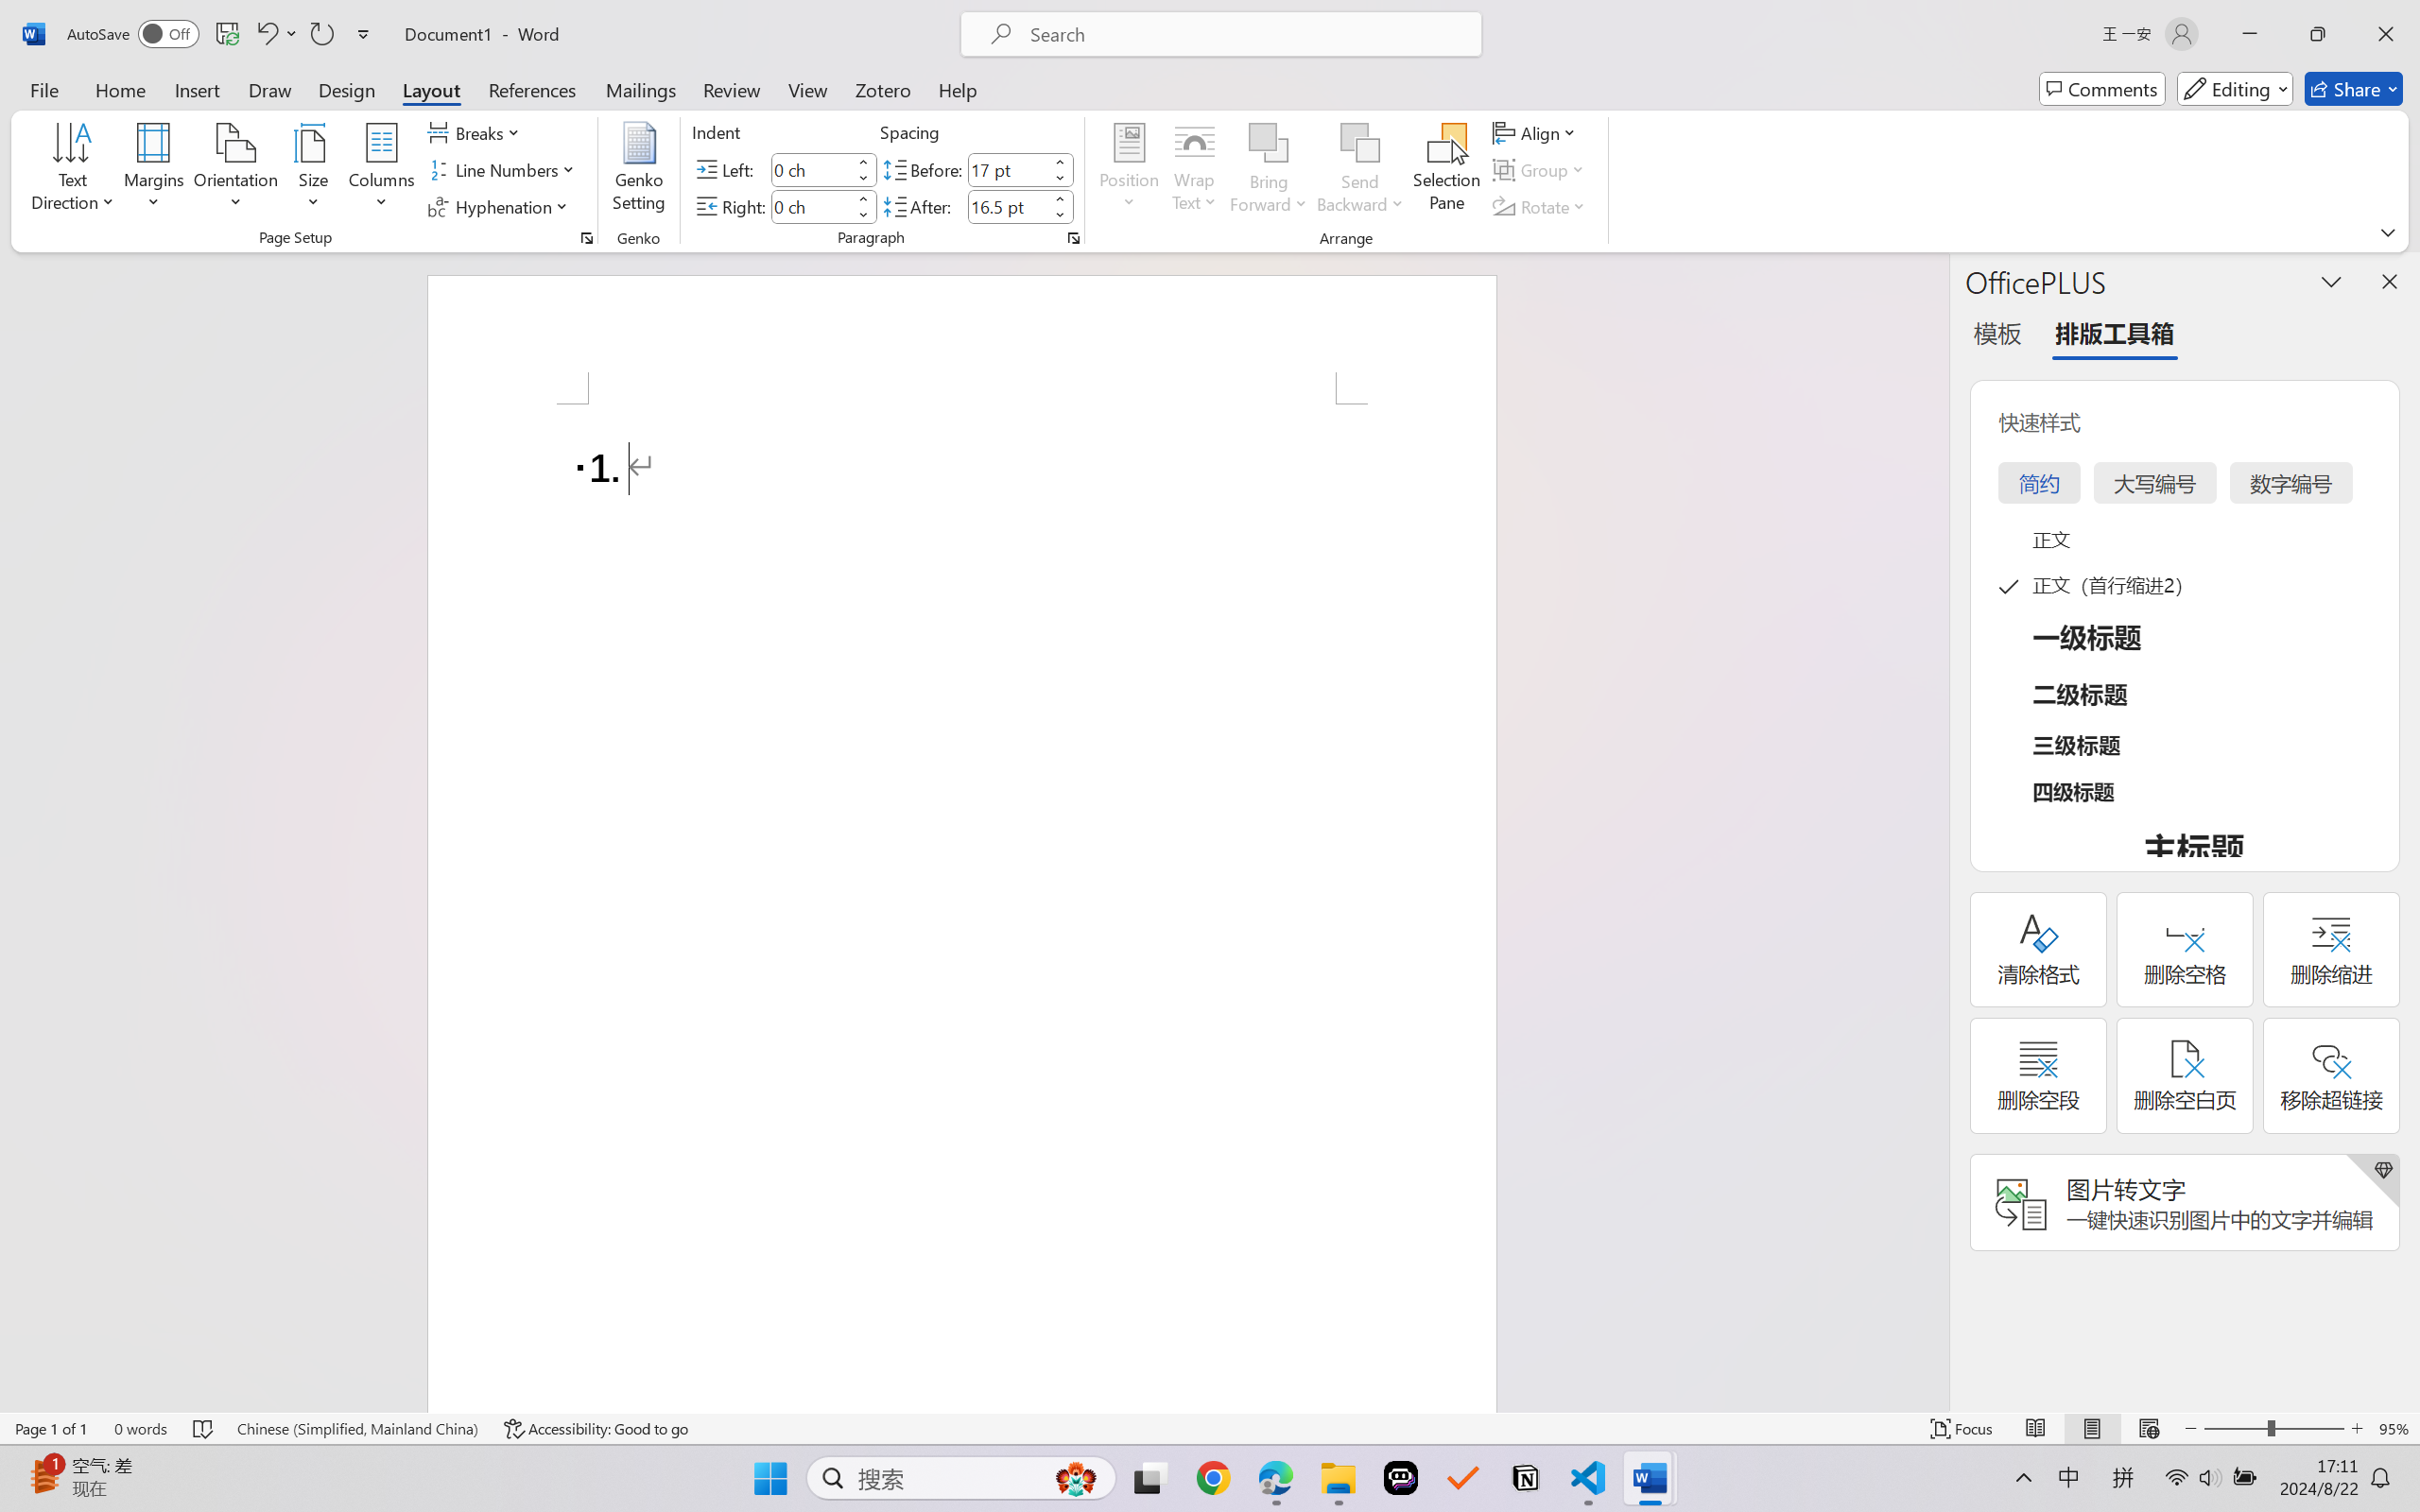  What do you see at coordinates (810, 205) in the screenshot?
I see `'Indent Right'` at bounding box center [810, 205].